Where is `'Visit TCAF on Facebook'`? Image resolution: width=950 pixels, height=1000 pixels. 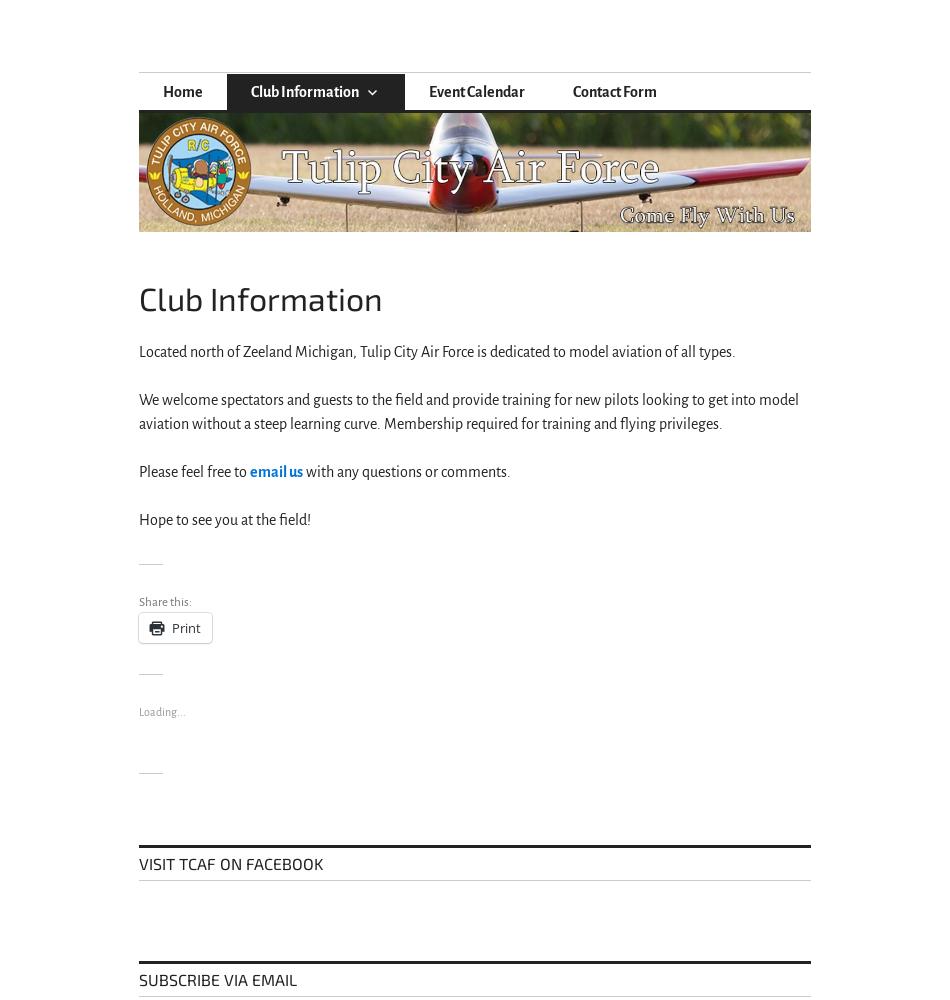
'Visit TCAF on Facebook' is located at coordinates (231, 862).